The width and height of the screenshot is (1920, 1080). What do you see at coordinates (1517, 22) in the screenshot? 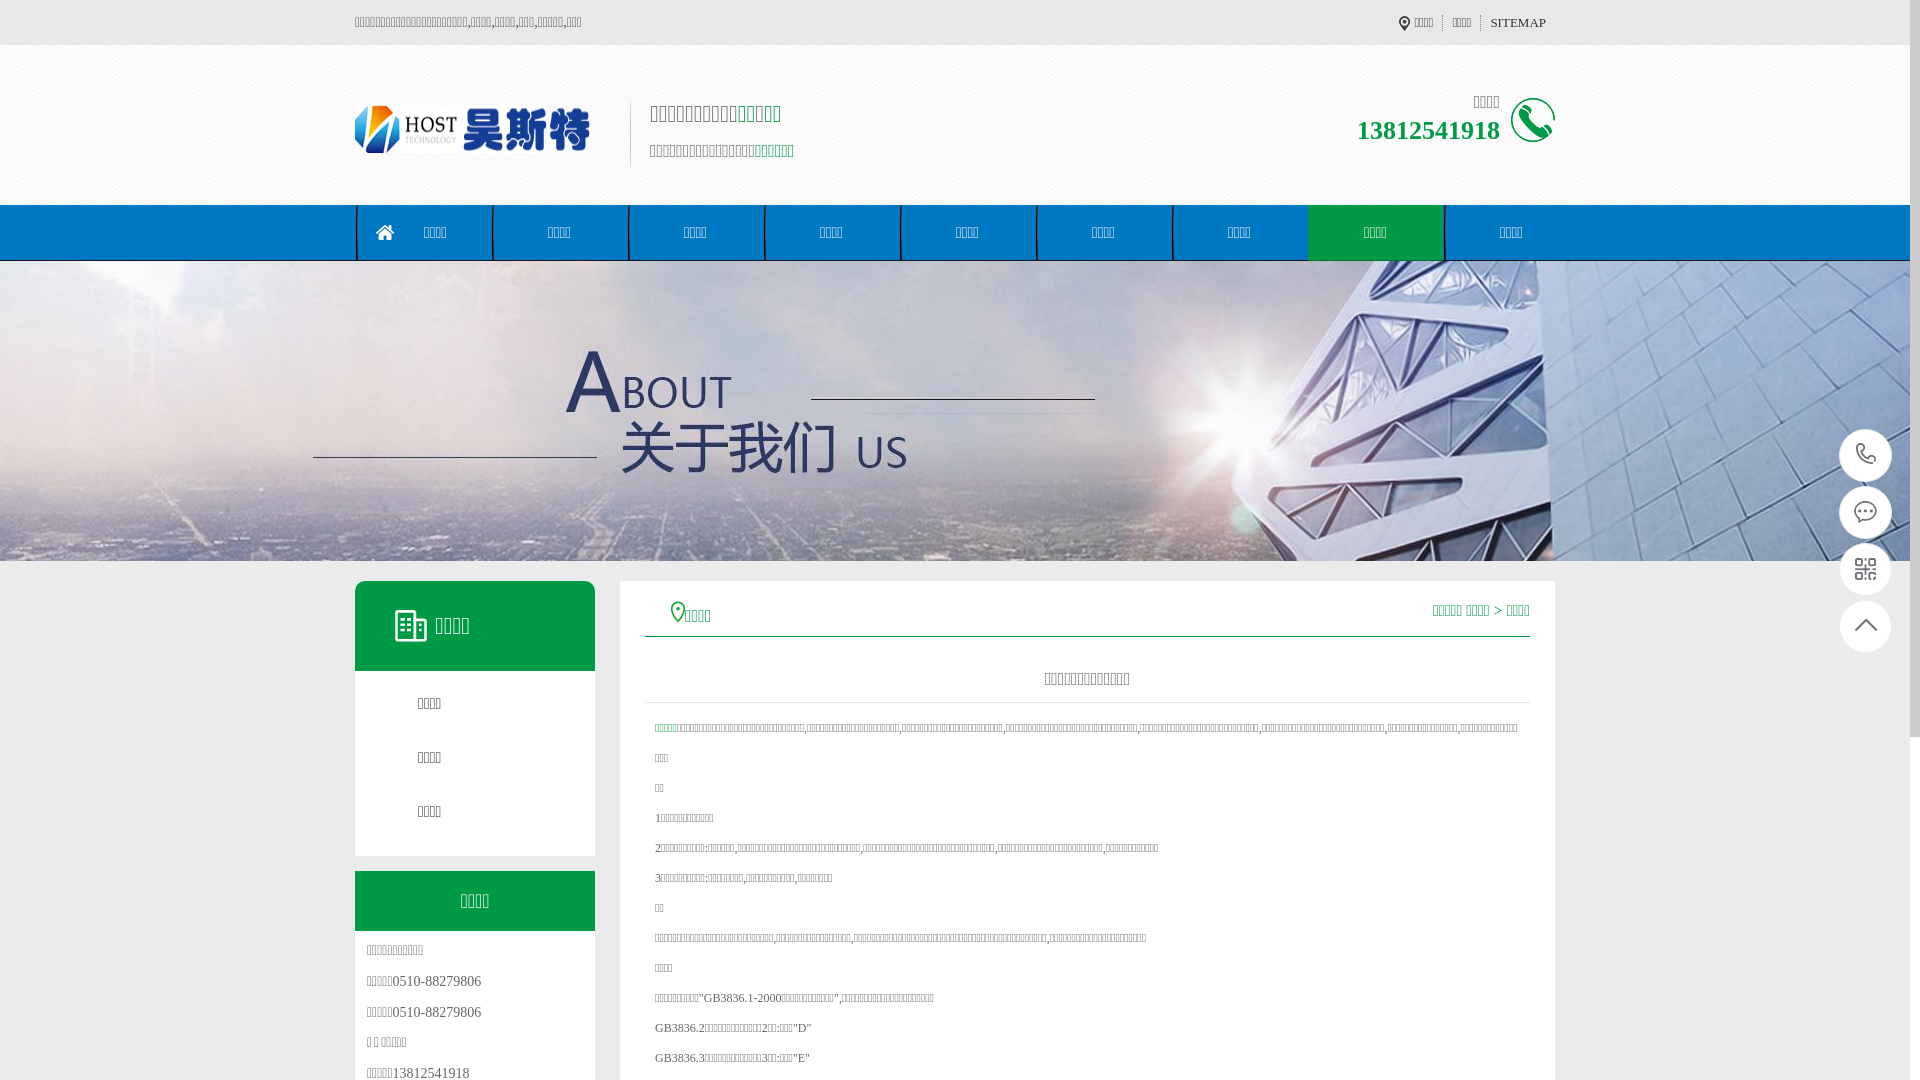
I see `'SITEMAP'` at bounding box center [1517, 22].